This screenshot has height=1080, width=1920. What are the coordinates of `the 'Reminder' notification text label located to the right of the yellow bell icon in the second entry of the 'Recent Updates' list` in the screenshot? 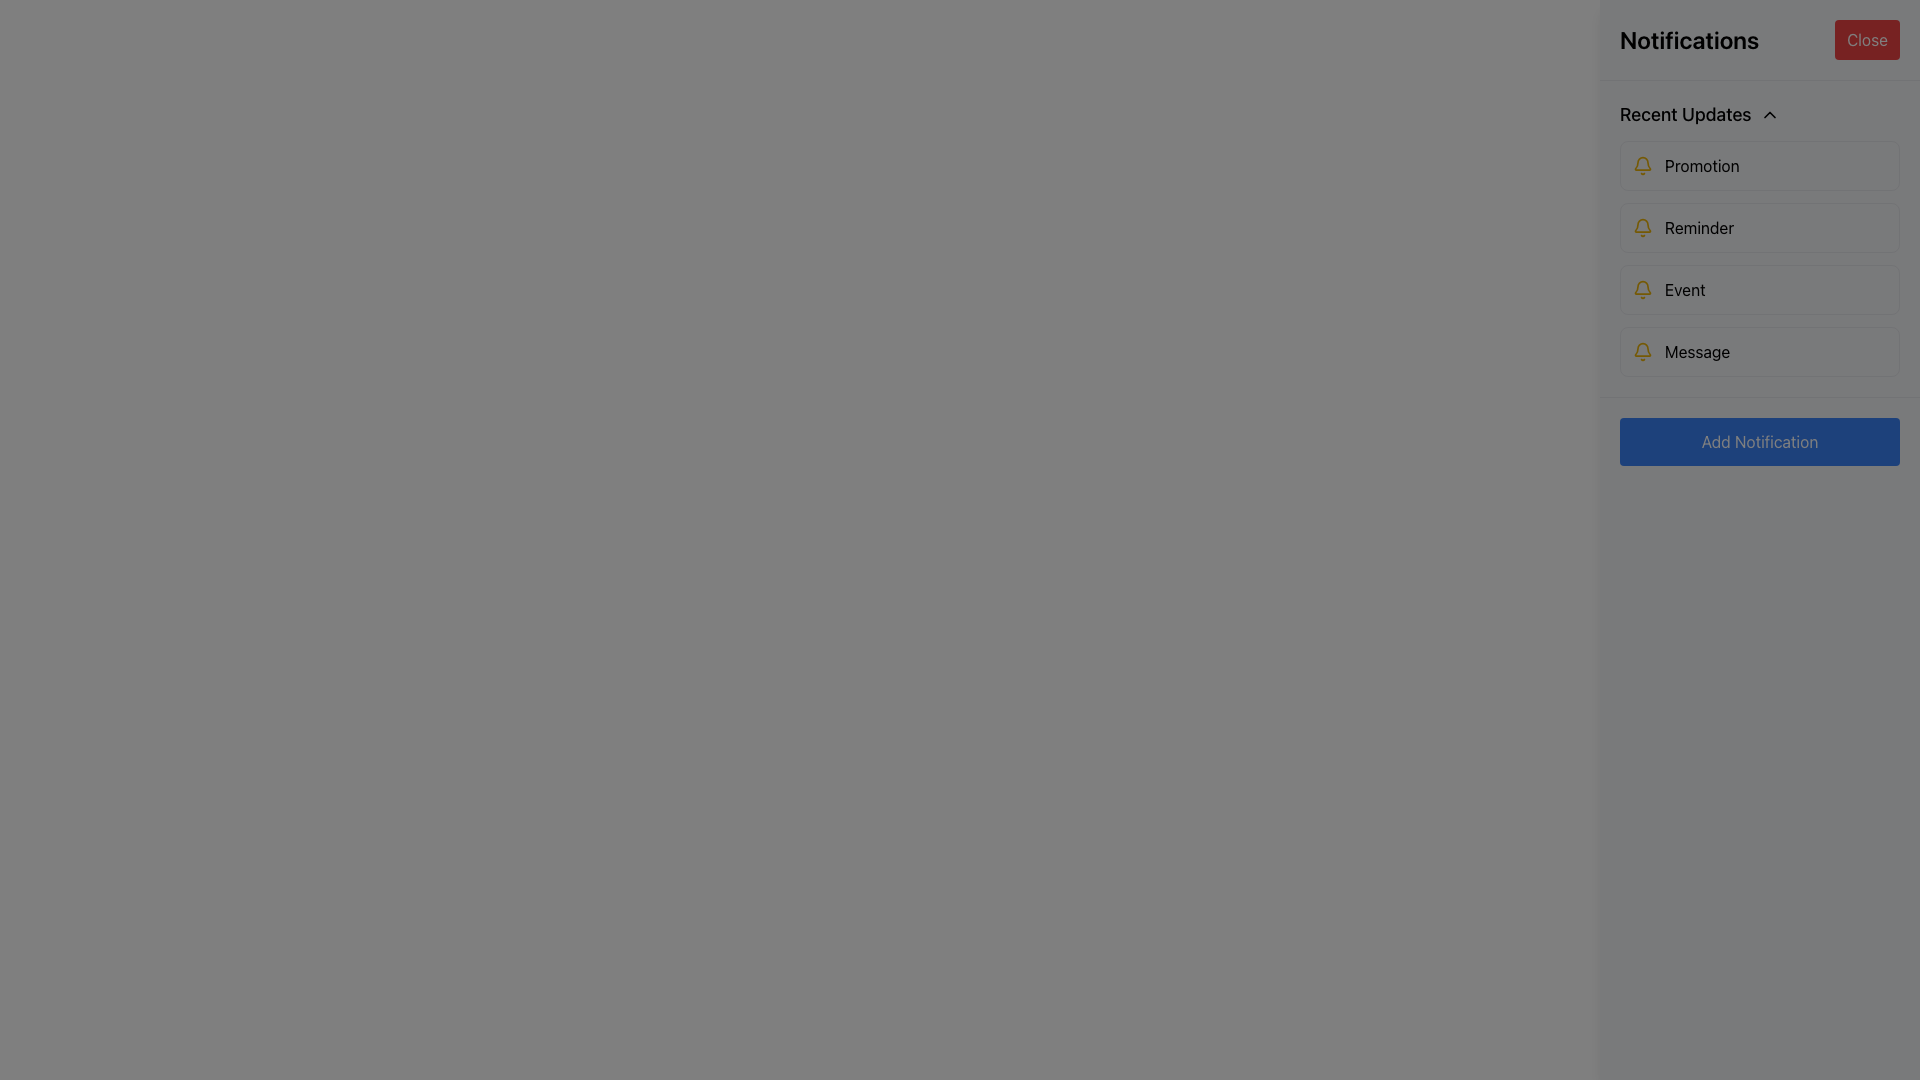 It's located at (1698, 226).